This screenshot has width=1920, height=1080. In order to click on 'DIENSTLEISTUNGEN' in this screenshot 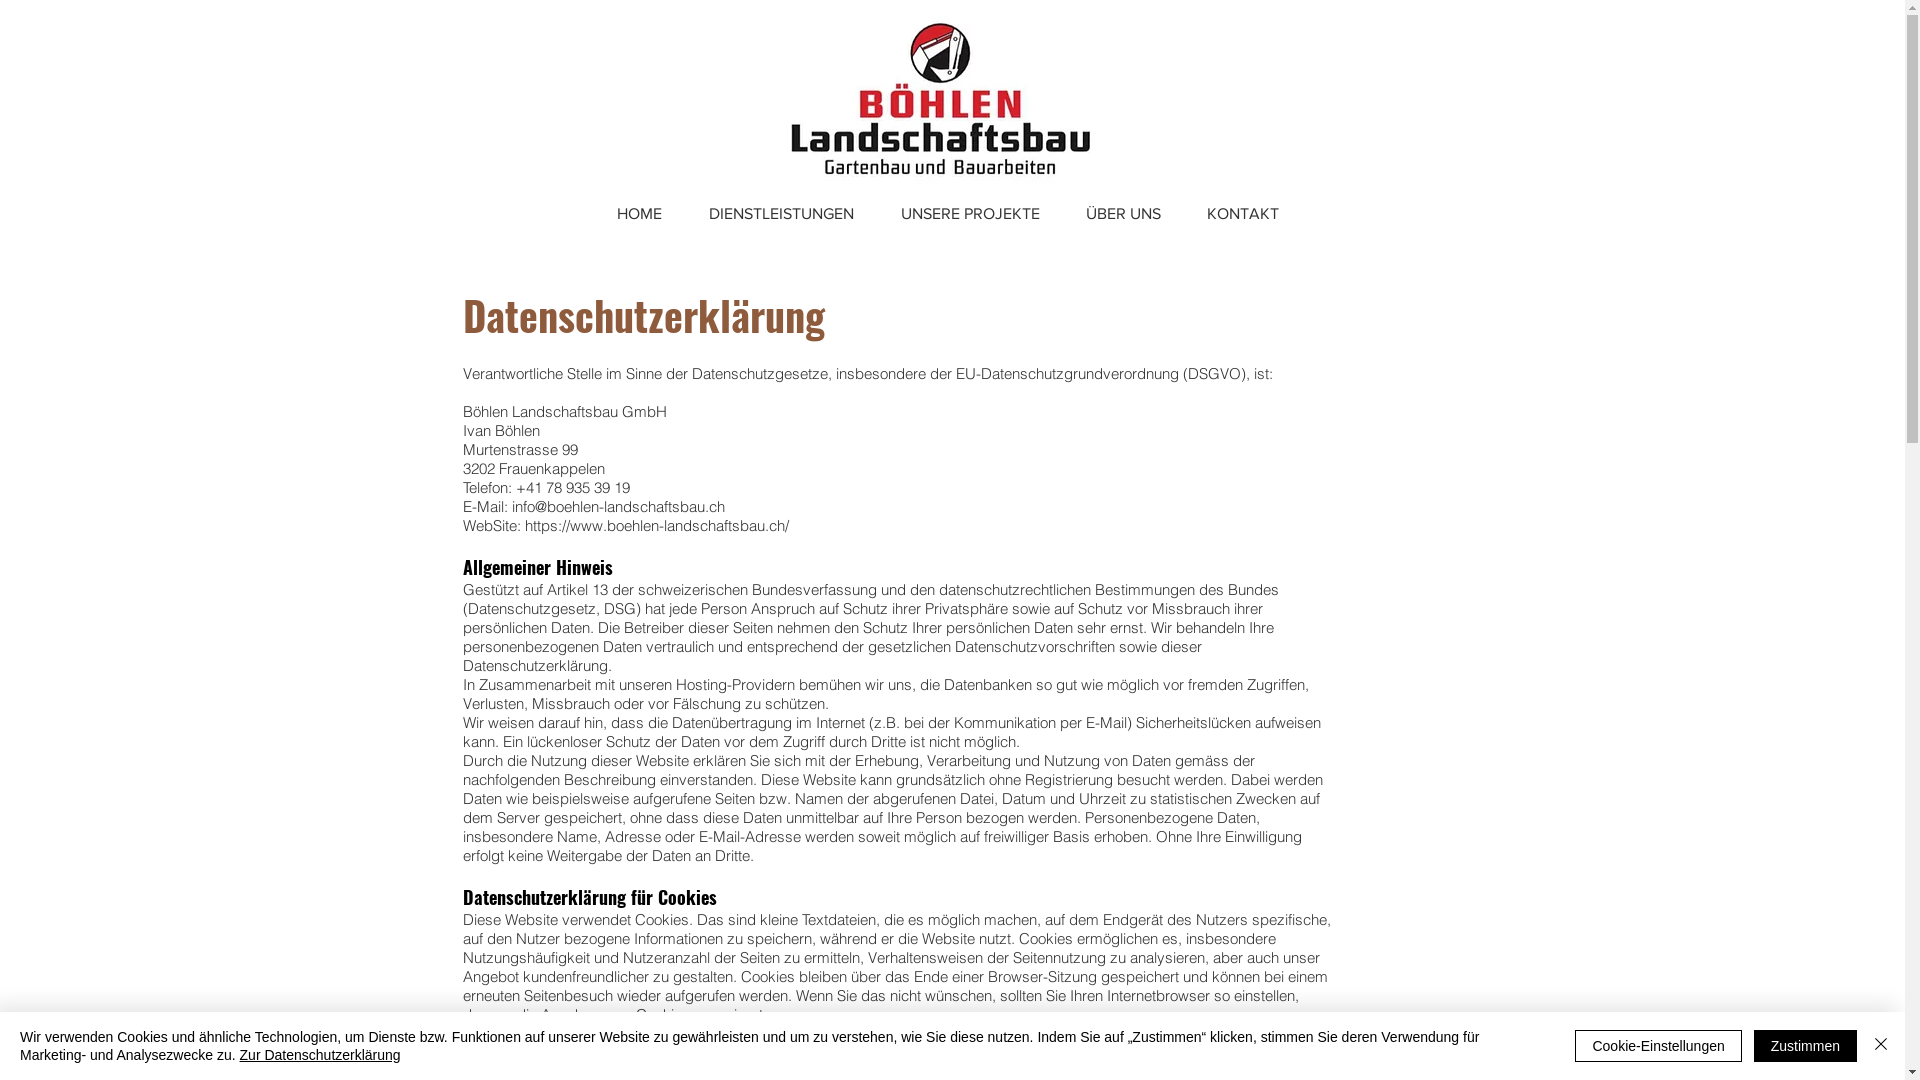, I will do `click(686, 213)`.